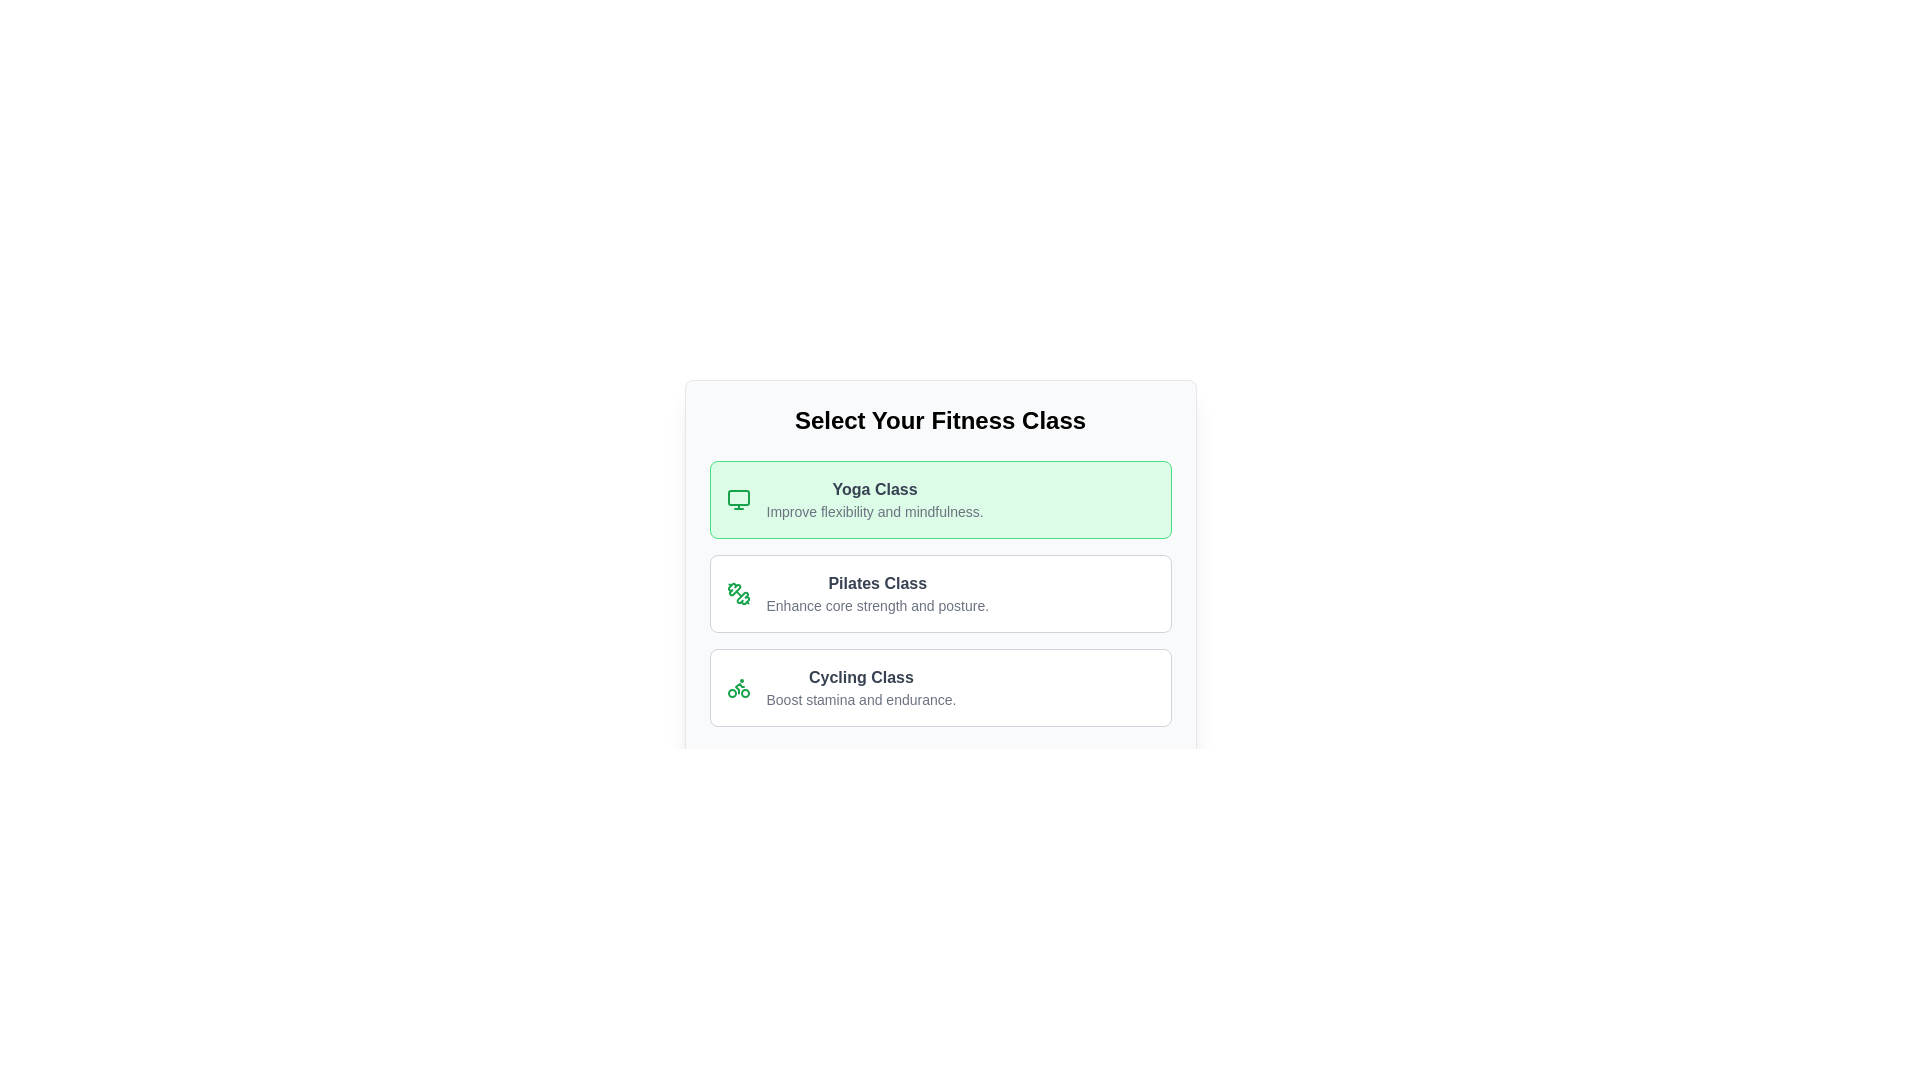  Describe the element at coordinates (877, 583) in the screenshot. I see `heading text that describes the fitness class, which is centrally located above the description 'Enhance core strength and posture.'` at that location.